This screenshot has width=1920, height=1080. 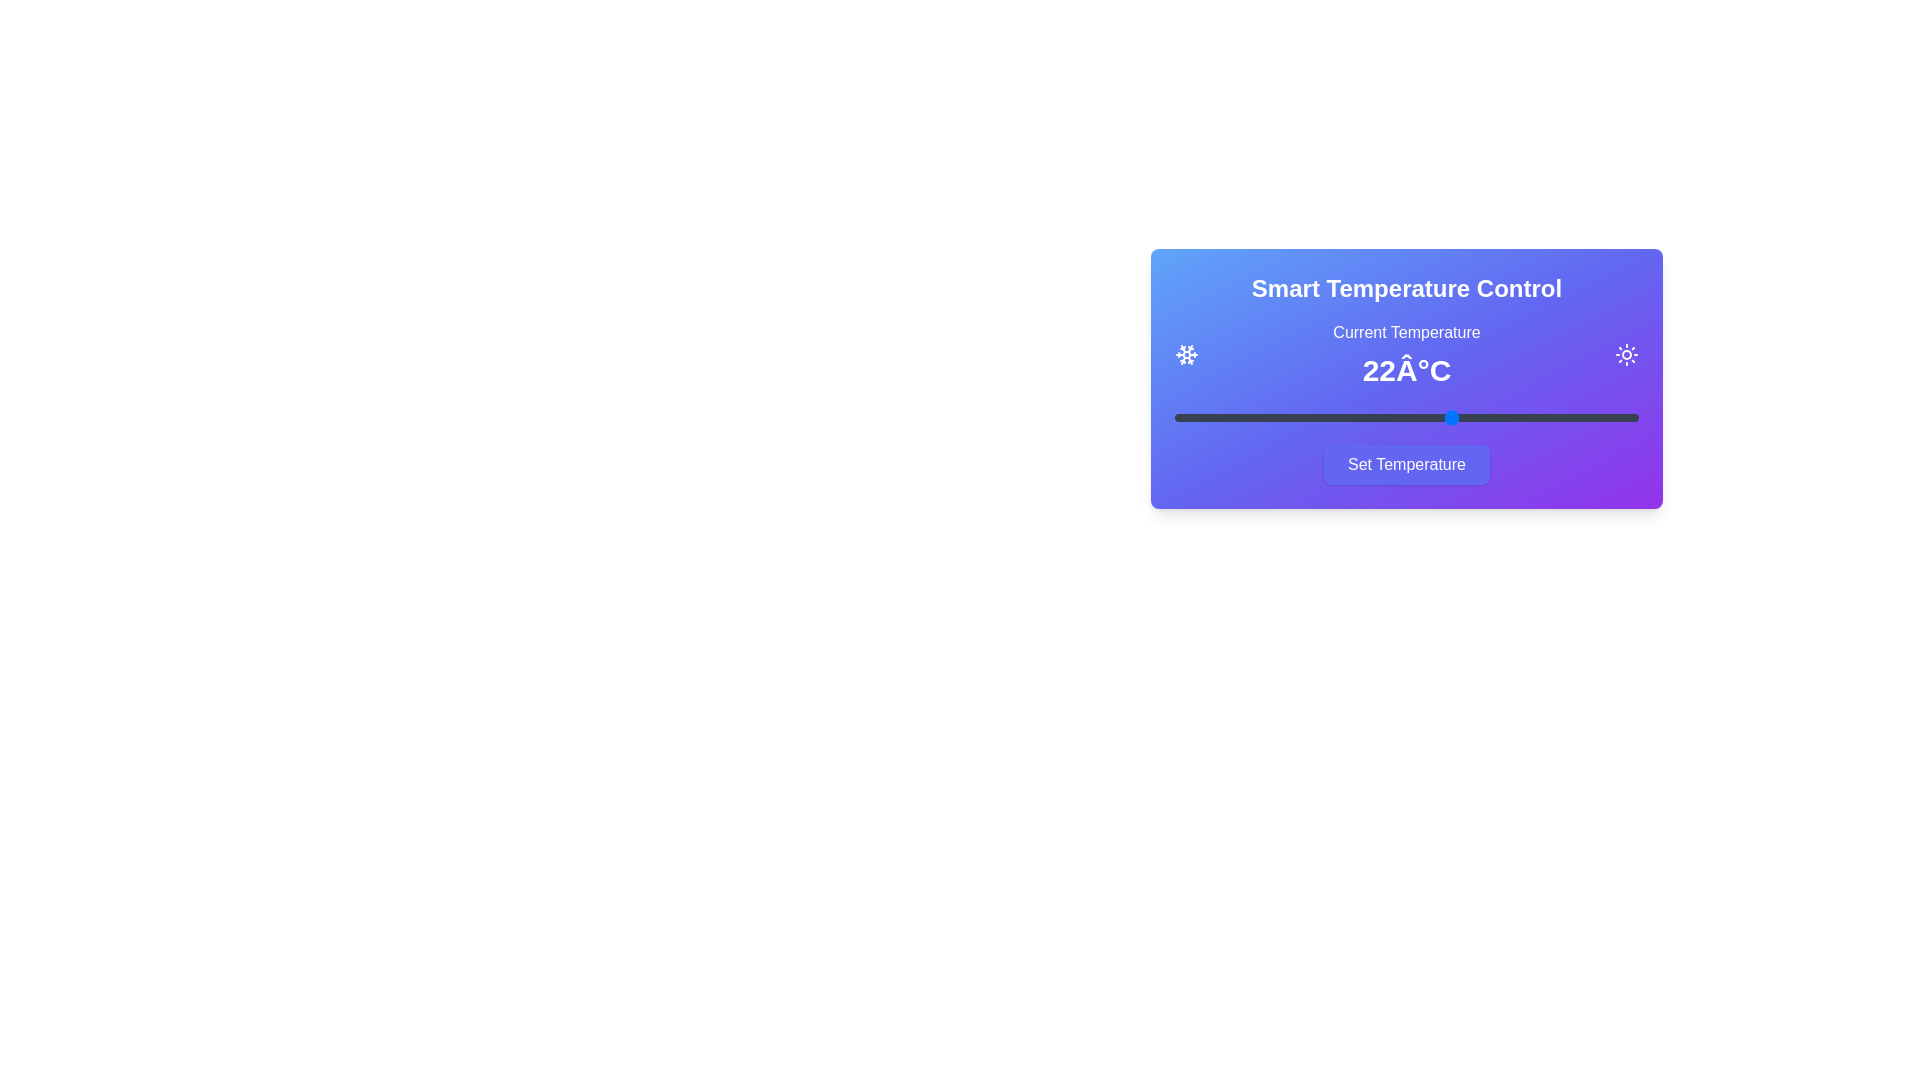 What do you see at coordinates (1405, 416) in the screenshot?
I see `the Range slider located centrally within the 'Smart Temperature Control' card, below the '22°C' text and above the 'Set Temperature' button` at bounding box center [1405, 416].